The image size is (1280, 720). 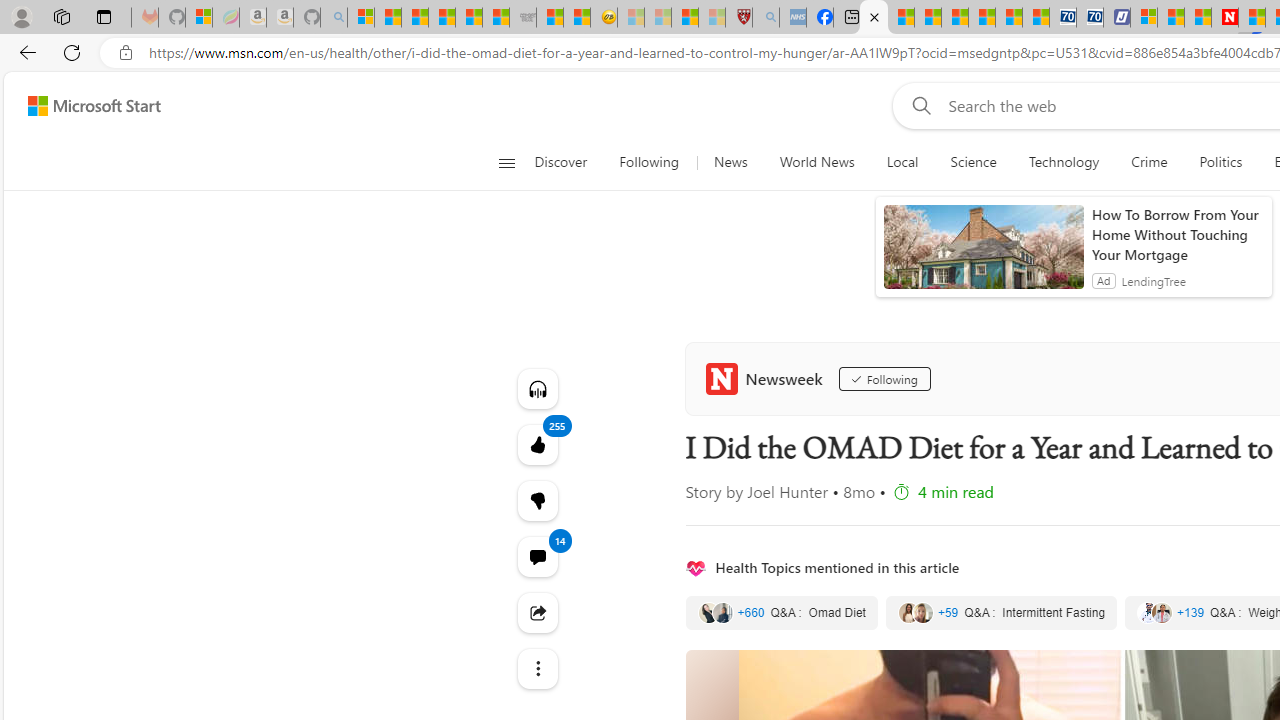 I want to click on 'Listen to this article', so click(x=537, y=388).